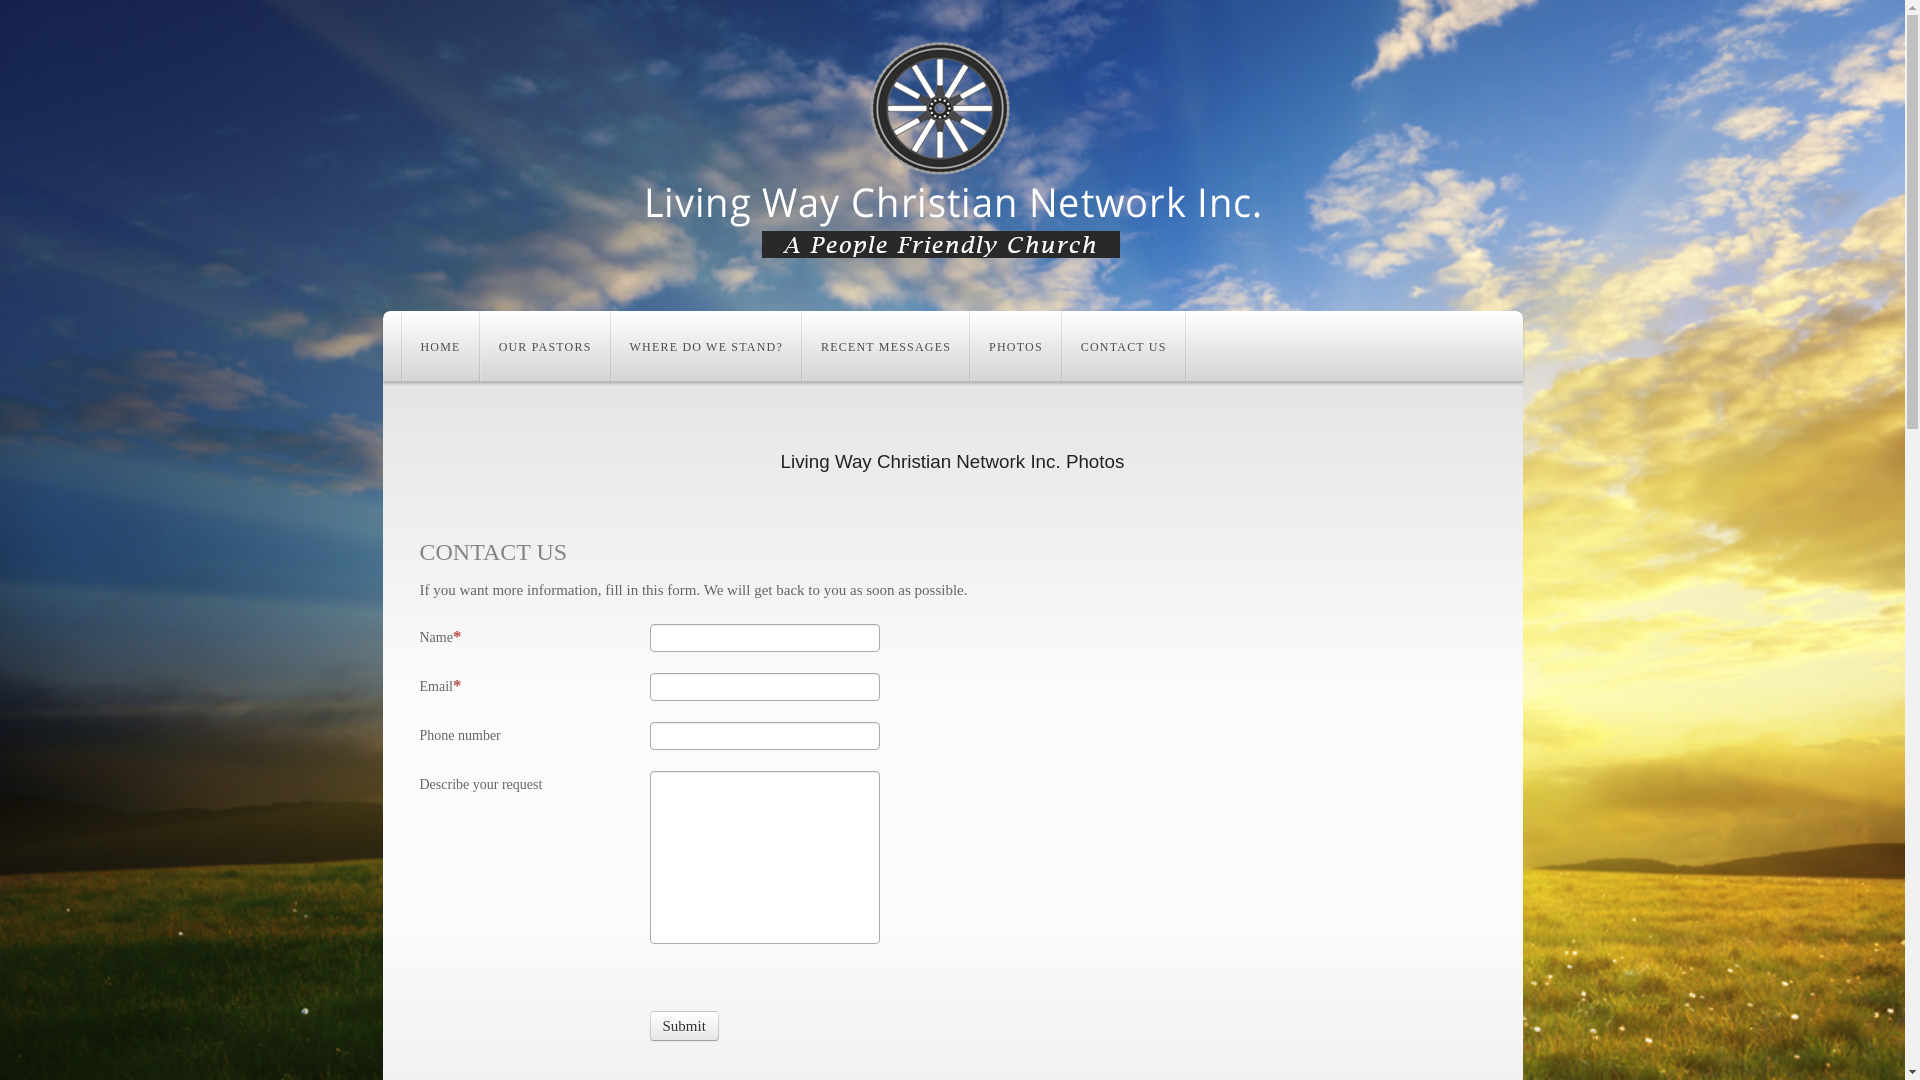  I want to click on 'CONTACT US', so click(1123, 345).